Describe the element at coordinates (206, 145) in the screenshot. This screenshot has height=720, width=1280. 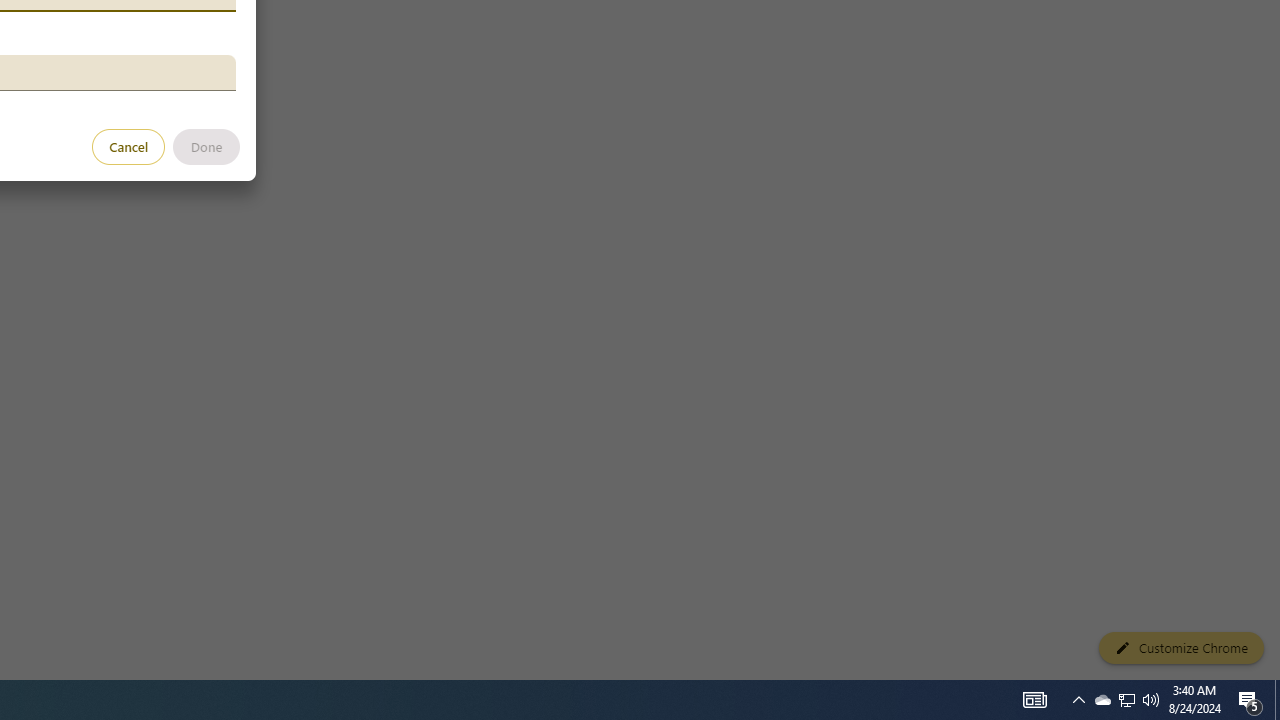
I see `'Done'` at that location.